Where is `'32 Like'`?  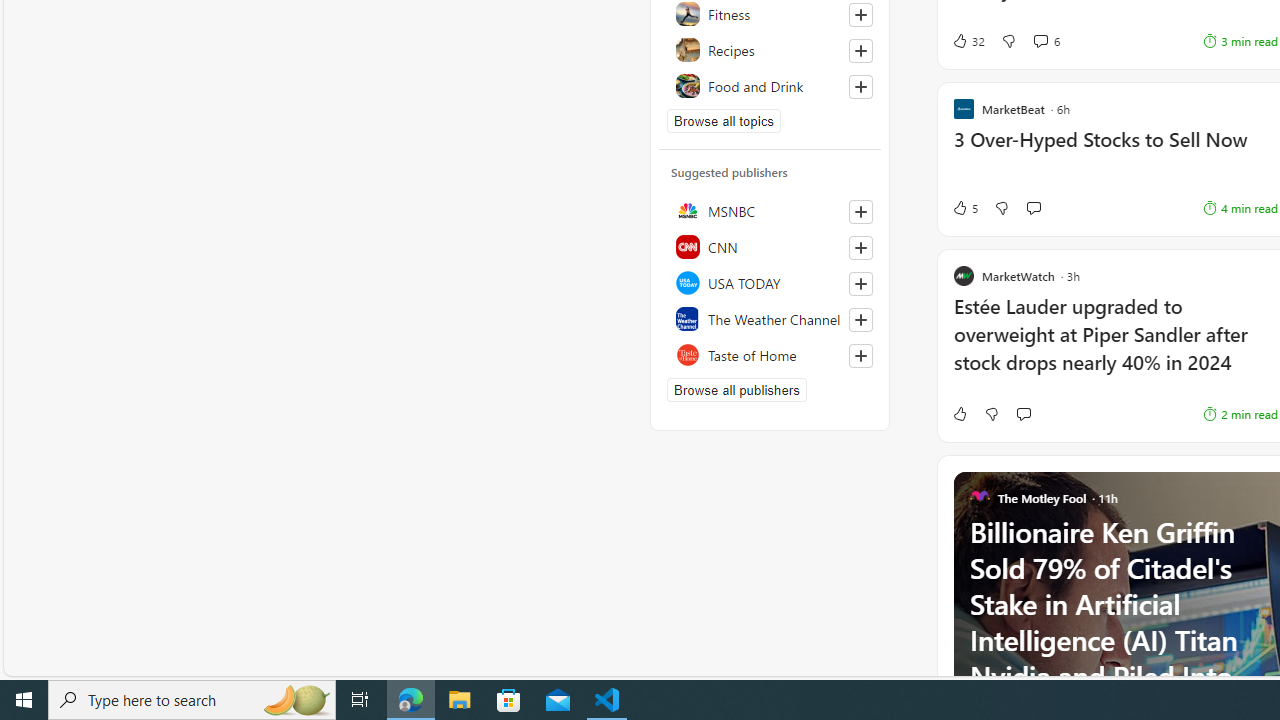
'32 Like' is located at coordinates (968, 41).